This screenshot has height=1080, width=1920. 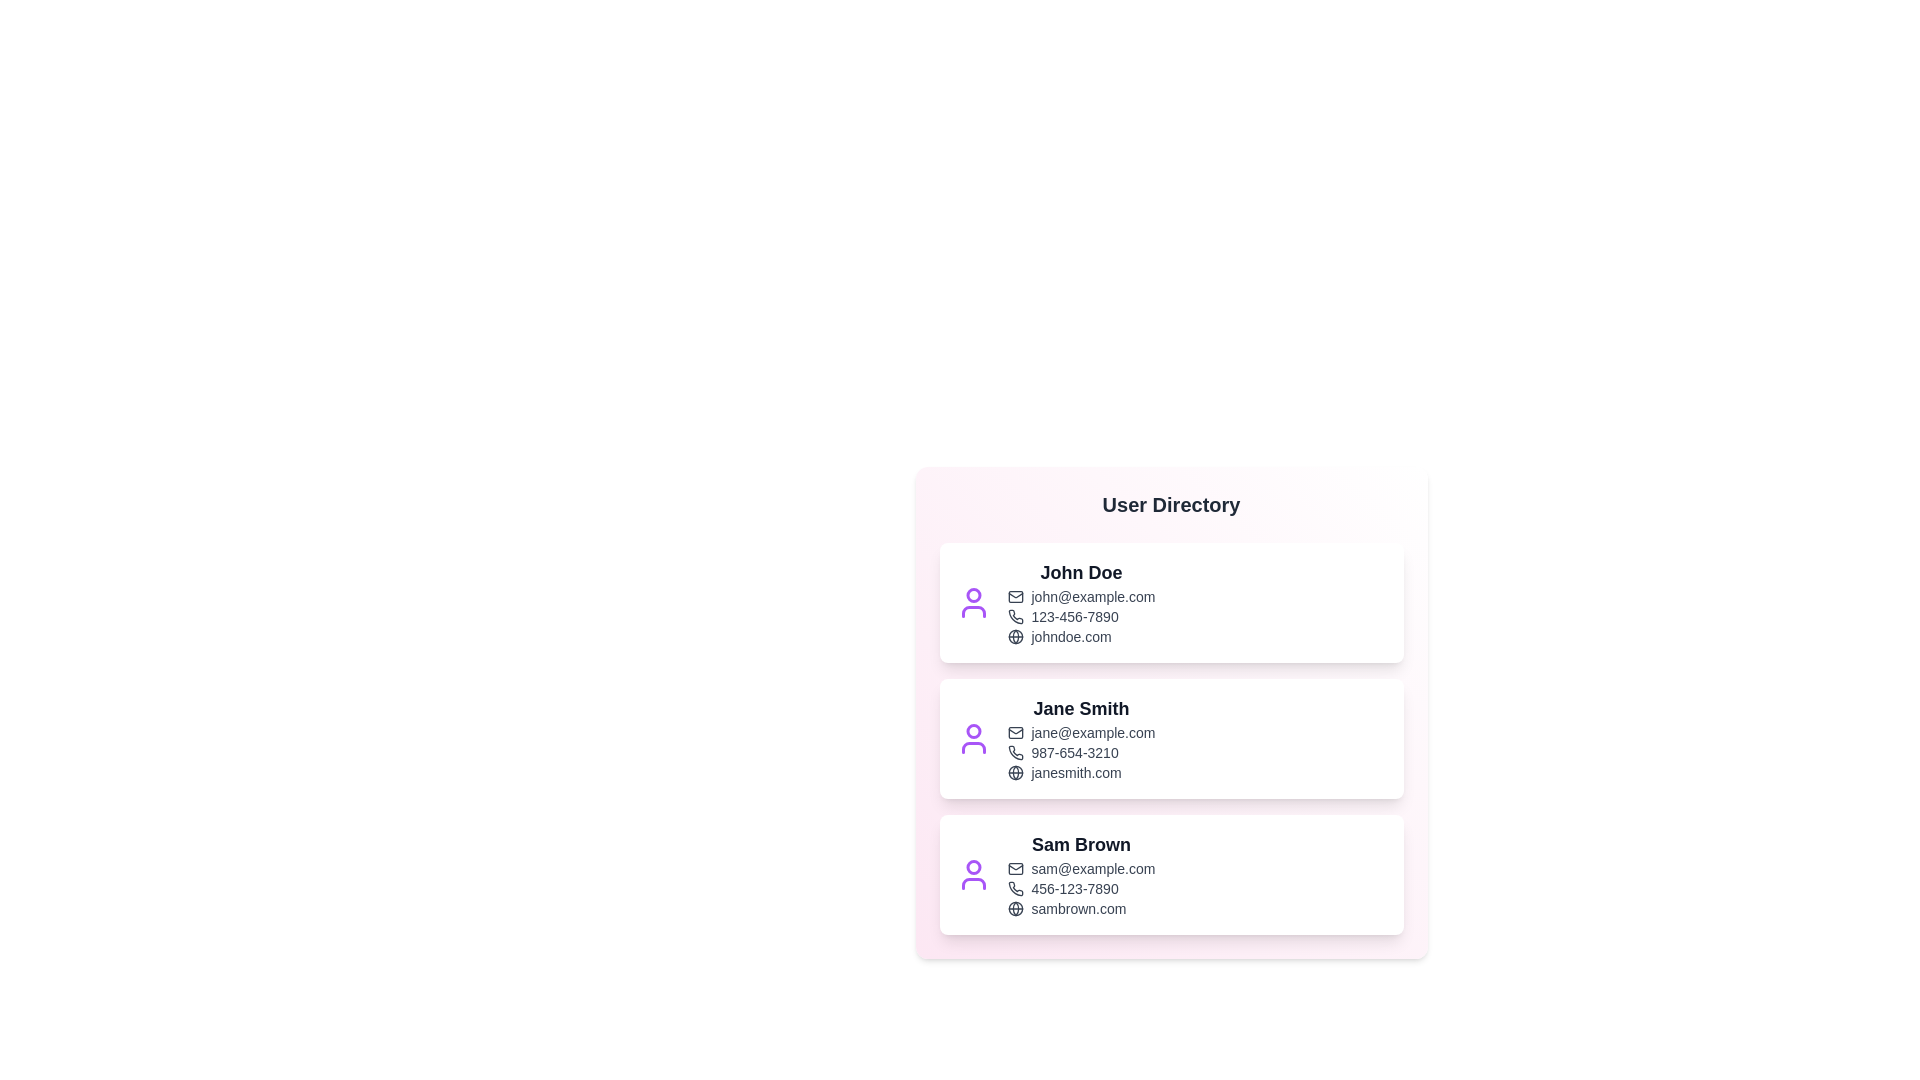 I want to click on the phone number of Sam Brown, so click(x=1080, y=887).